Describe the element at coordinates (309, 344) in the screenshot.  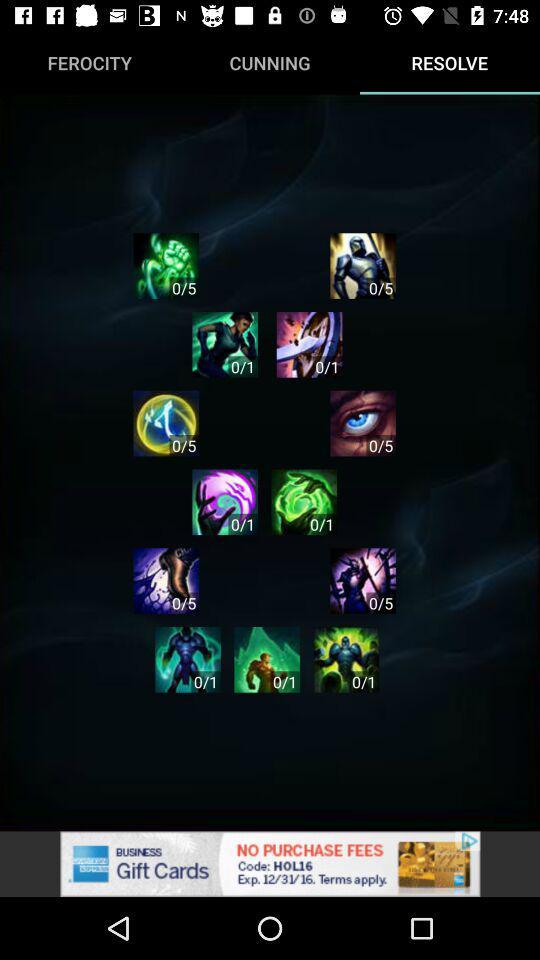
I see `games` at that location.